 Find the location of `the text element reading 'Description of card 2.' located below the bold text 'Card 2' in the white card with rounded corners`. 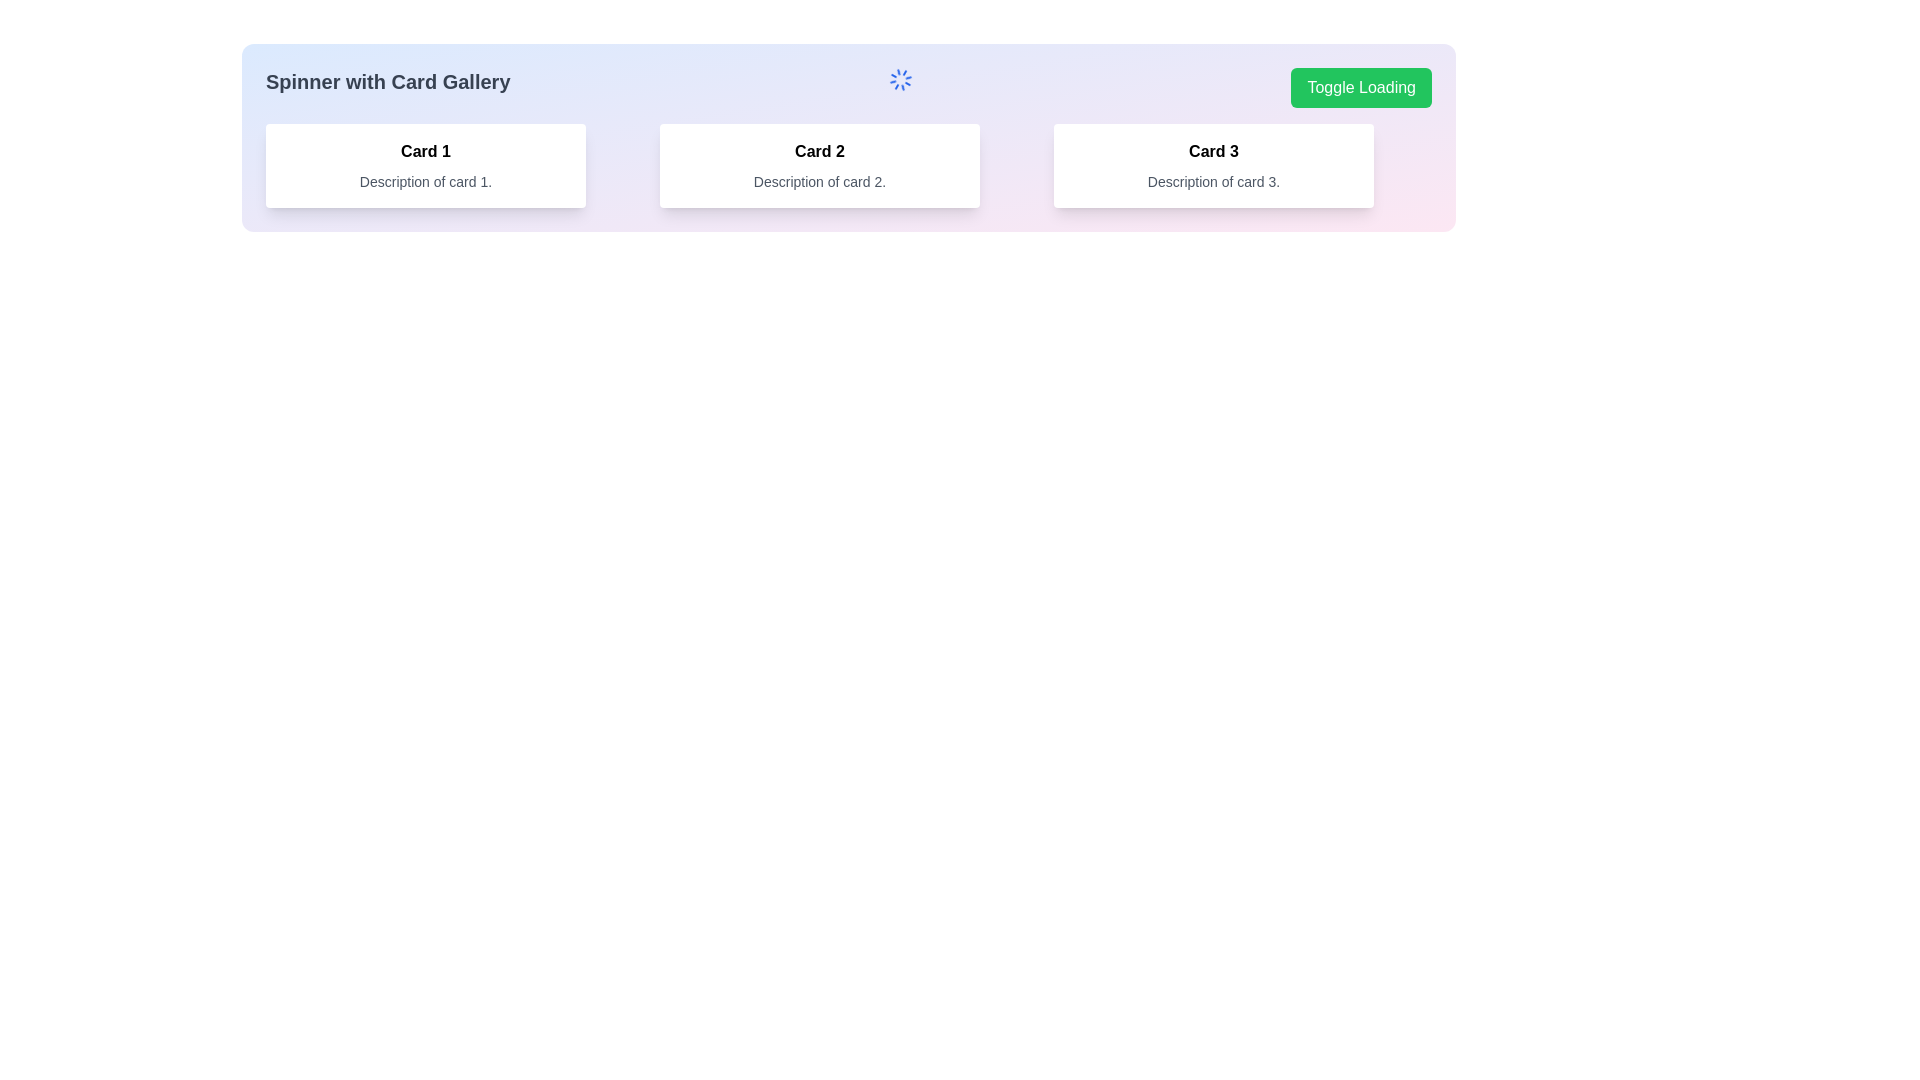

the text element reading 'Description of card 2.' located below the bold text 'Card 2' in the white card with rounded corners is located at coordinates (820, 181).